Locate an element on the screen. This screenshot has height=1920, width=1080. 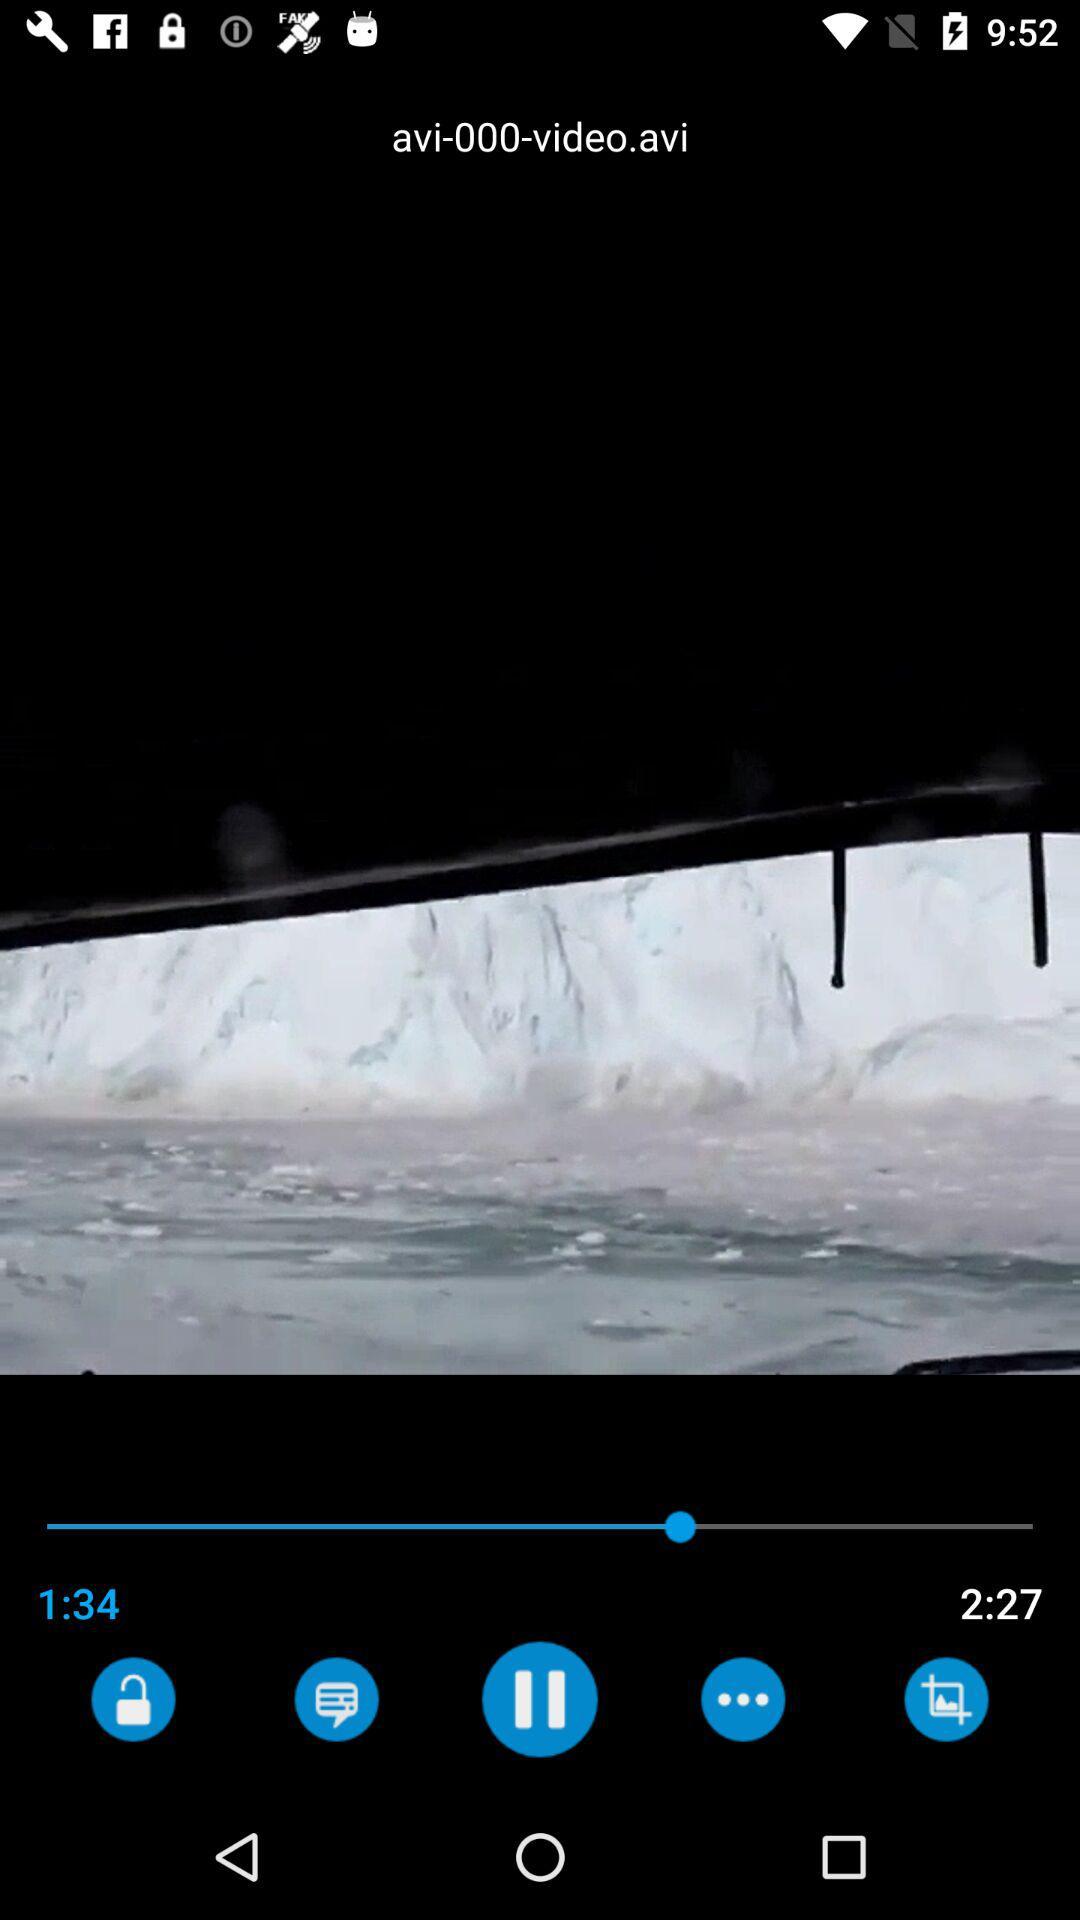
the more icon is located at coordinates (742, 1698).